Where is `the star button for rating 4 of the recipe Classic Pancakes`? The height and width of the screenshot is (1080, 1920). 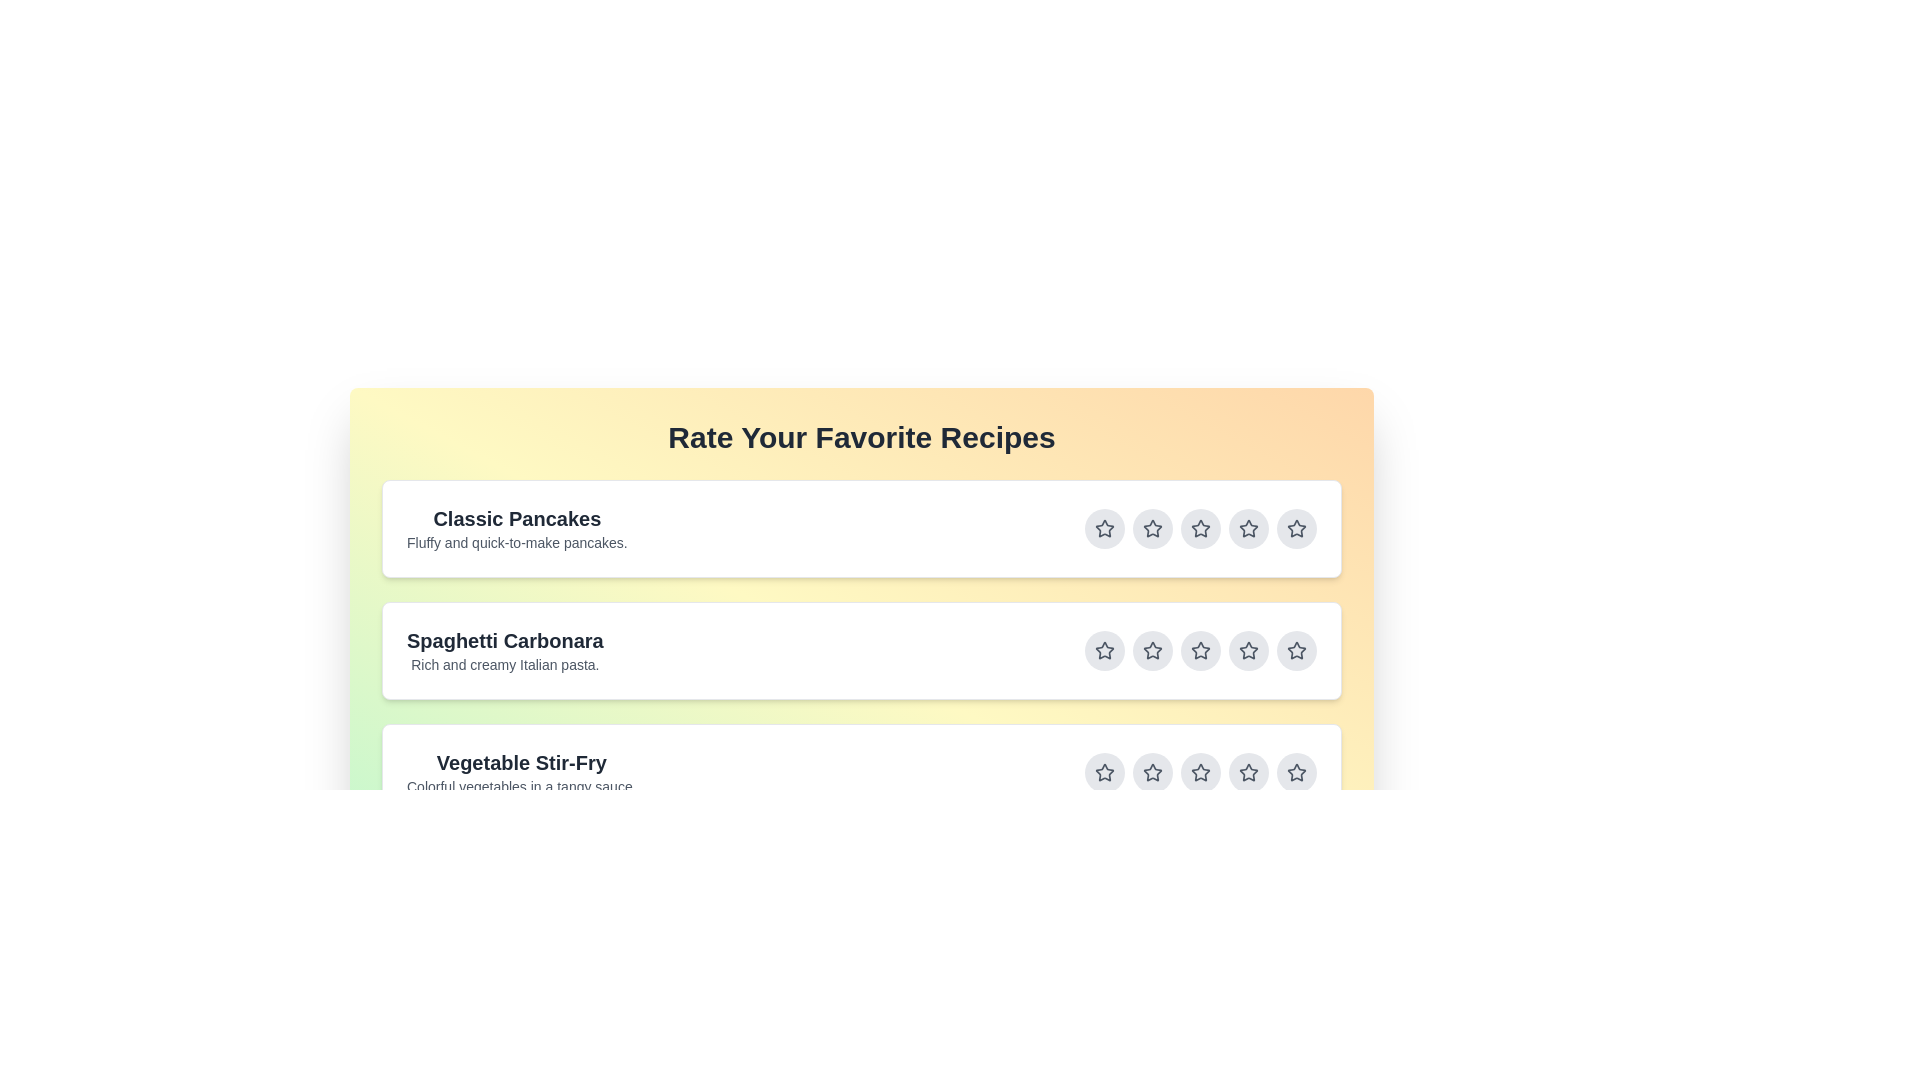
the star button for rating 4 of the recipe Classic Pancakes is located at coordinates (1247, 527).